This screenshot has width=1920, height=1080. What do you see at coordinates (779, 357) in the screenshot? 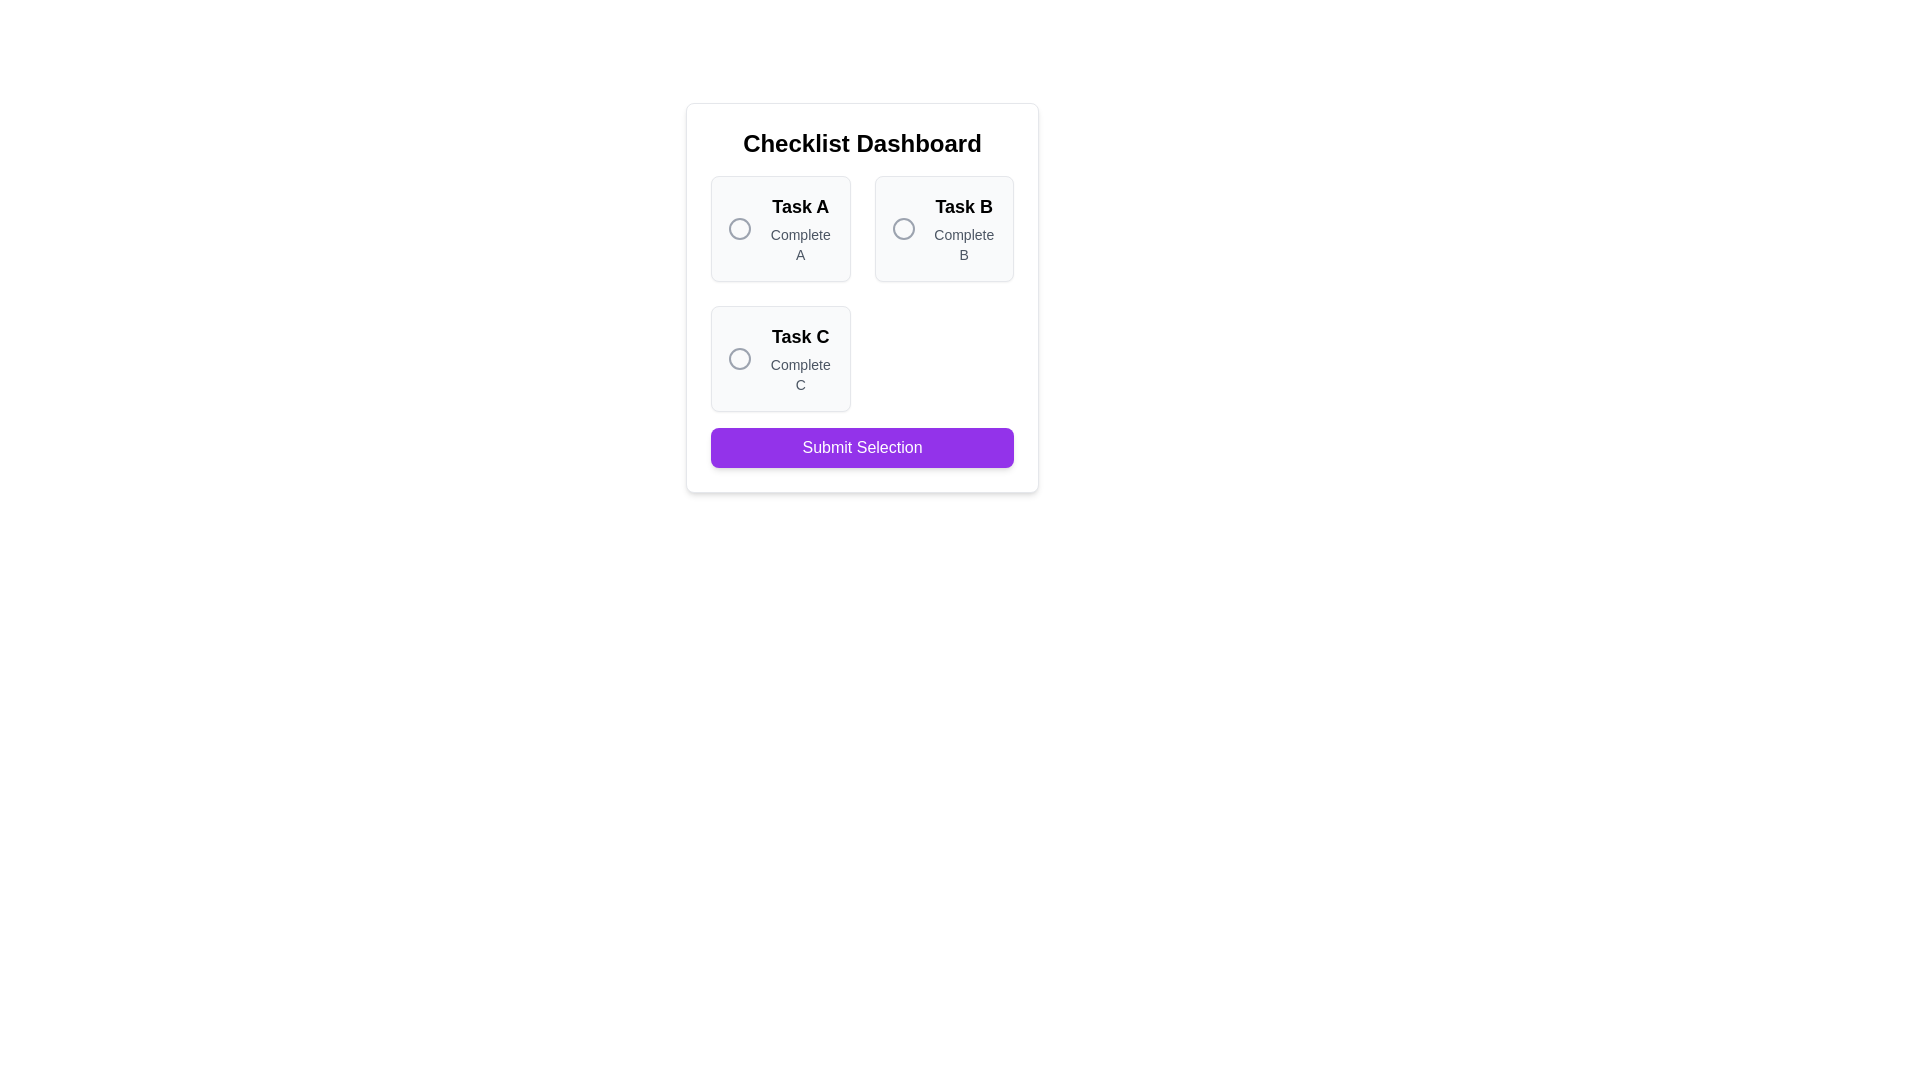
I see `the radio button corresponding to 'Task C'` at bounding box center [779, 357].